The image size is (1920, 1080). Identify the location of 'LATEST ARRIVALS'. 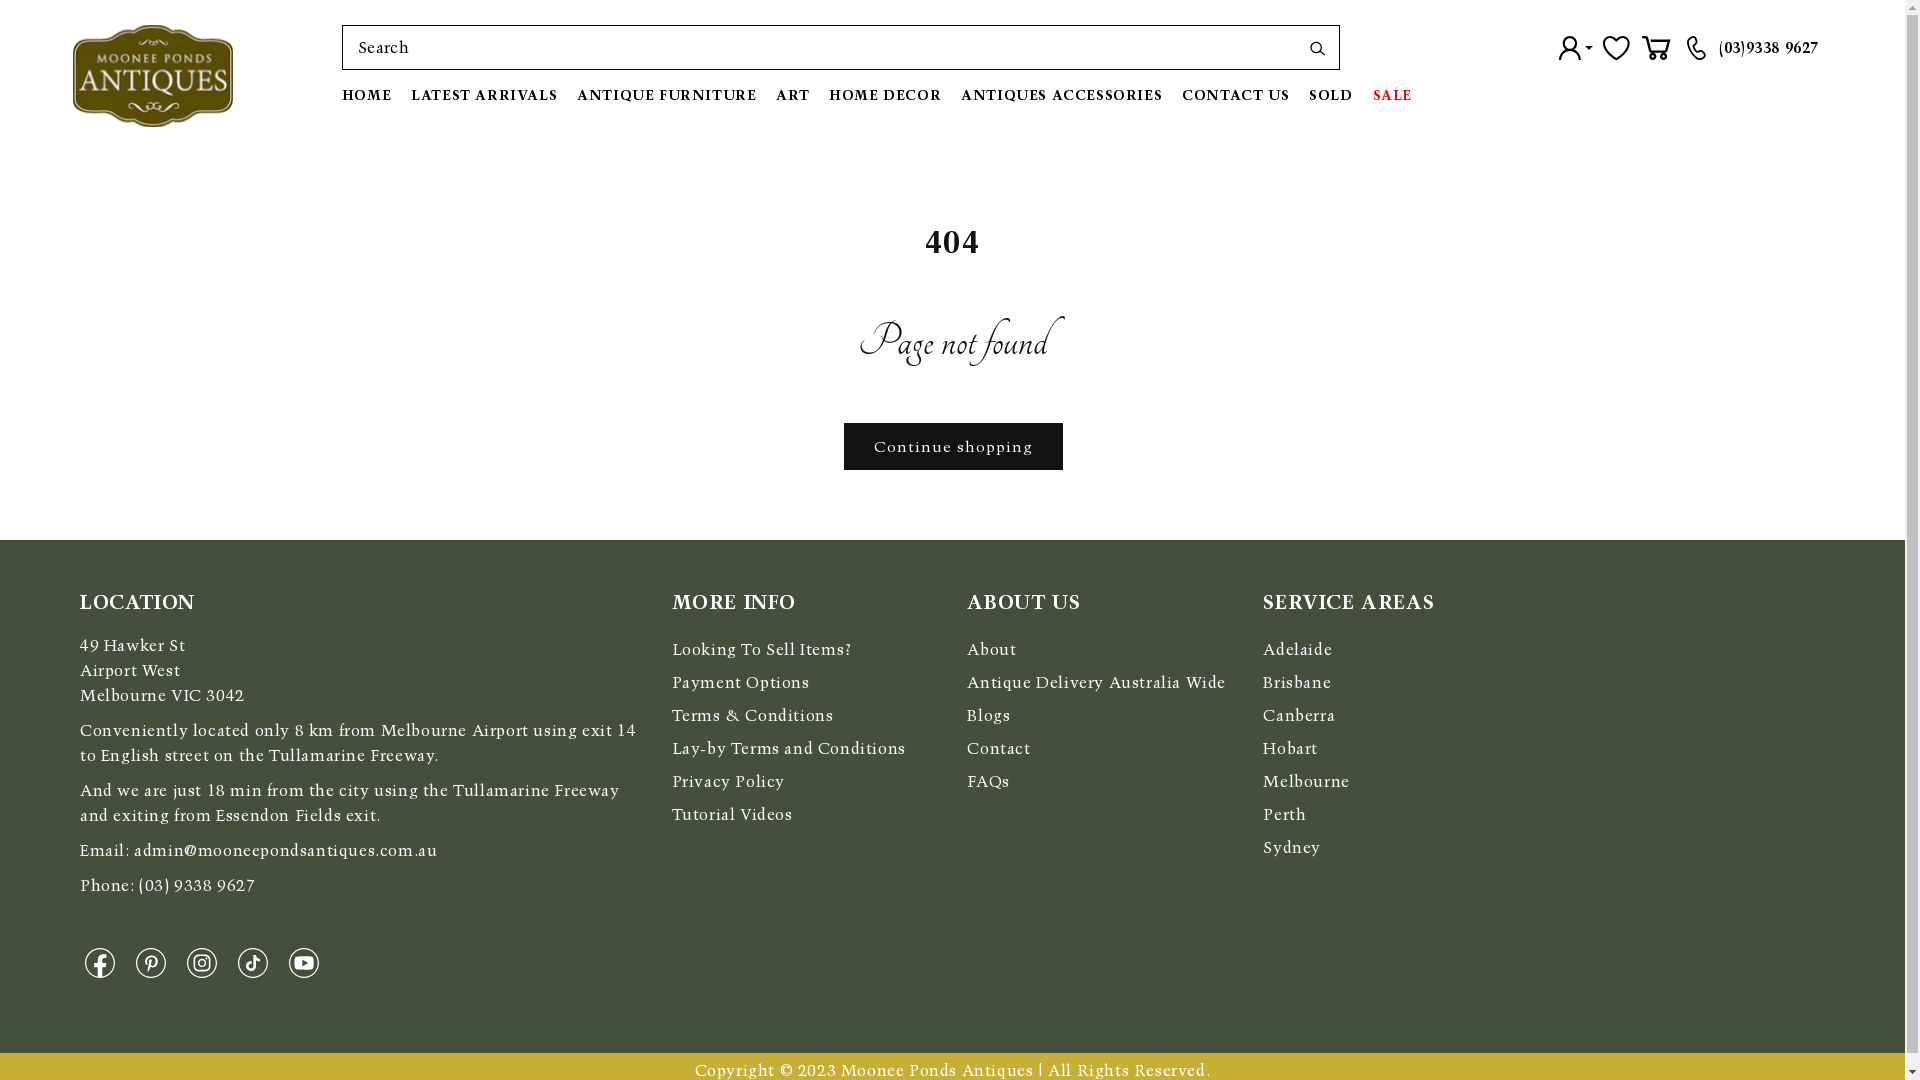
(400, 95).